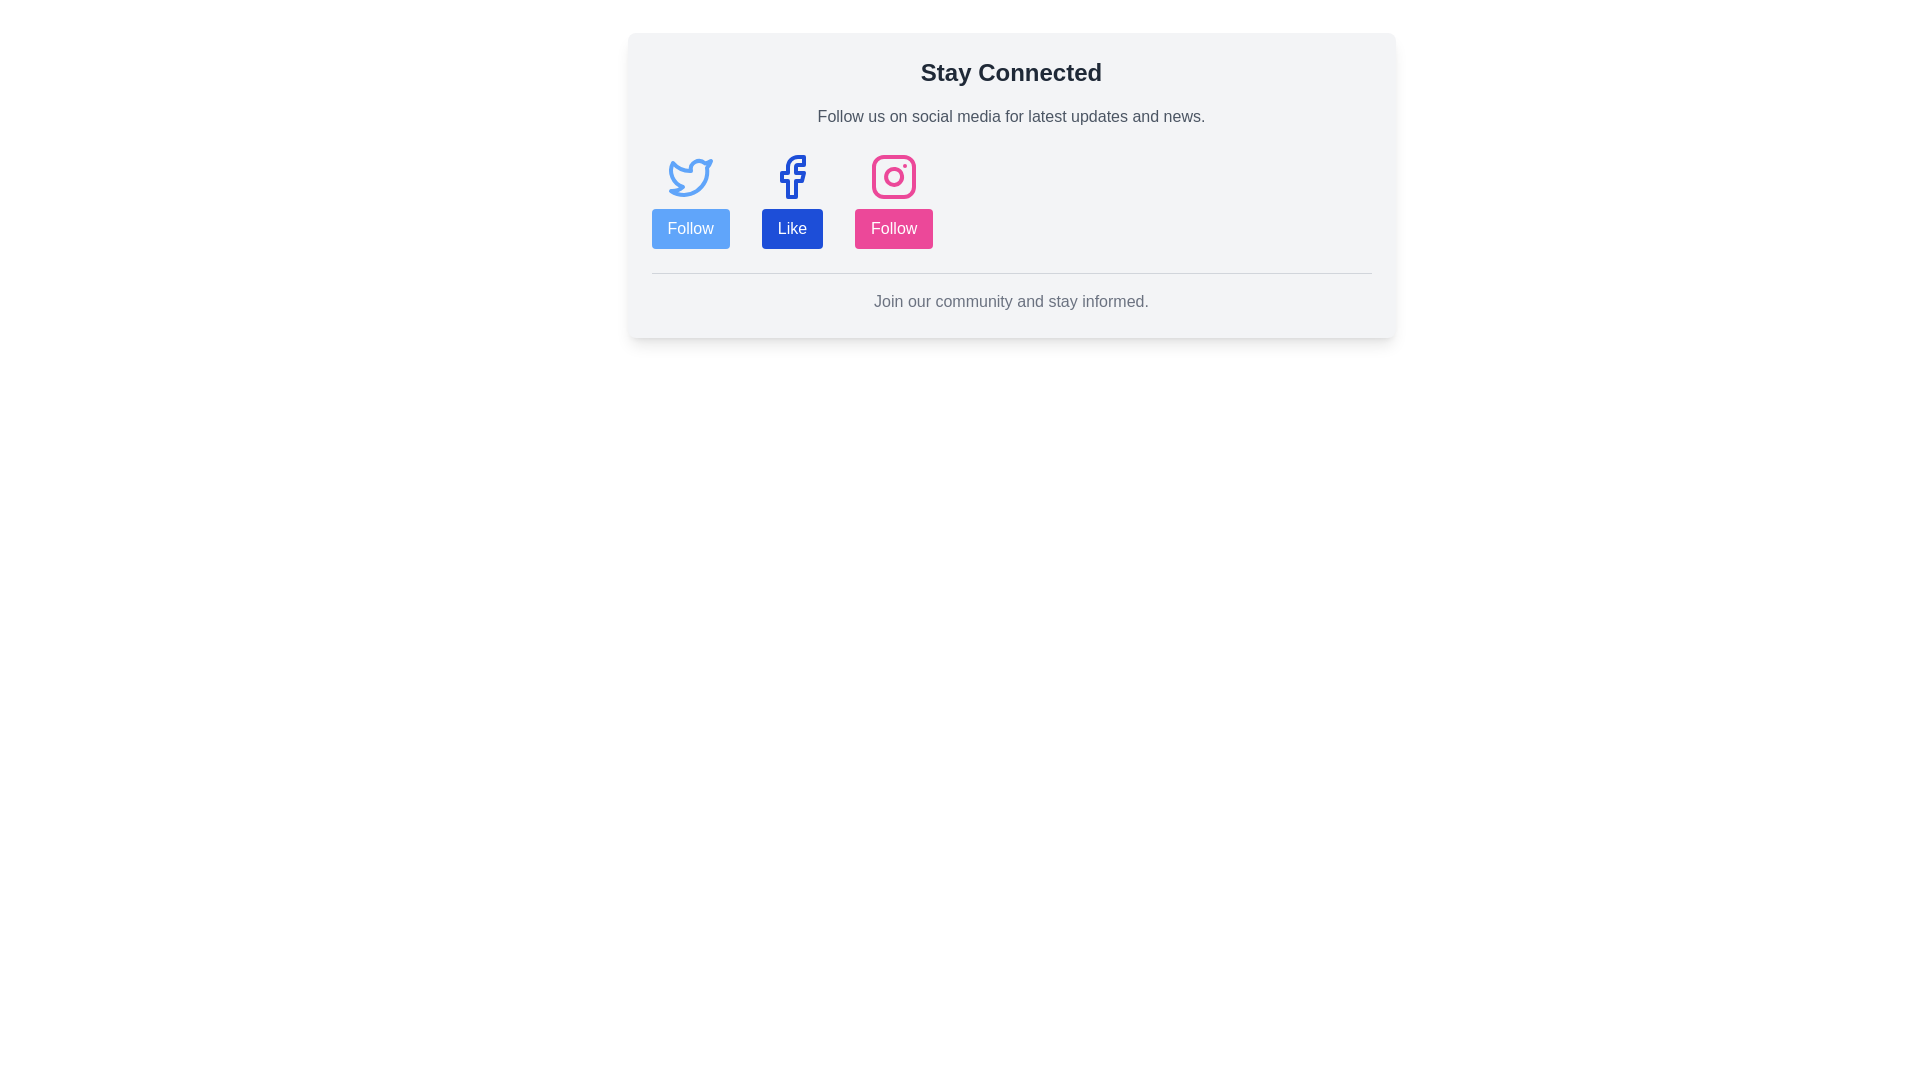  I want to click on the Like button for Facebook, which is positioned centrally between the Twitter Follow button and the Instagram Follow button, to like the page or post, so click(791, 200).